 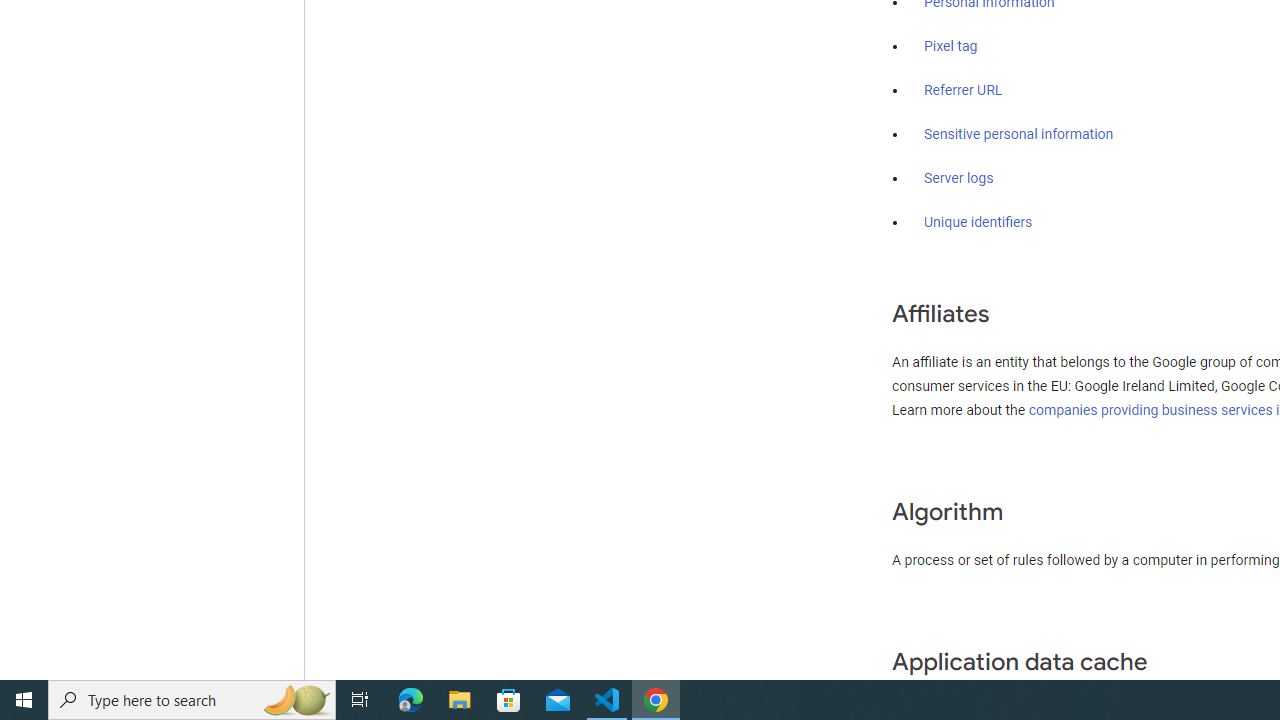 What do you see at coordinates (978, 222) in the screenshot?
I see `'Unique identifiers'` at bounding box center [978, 222].